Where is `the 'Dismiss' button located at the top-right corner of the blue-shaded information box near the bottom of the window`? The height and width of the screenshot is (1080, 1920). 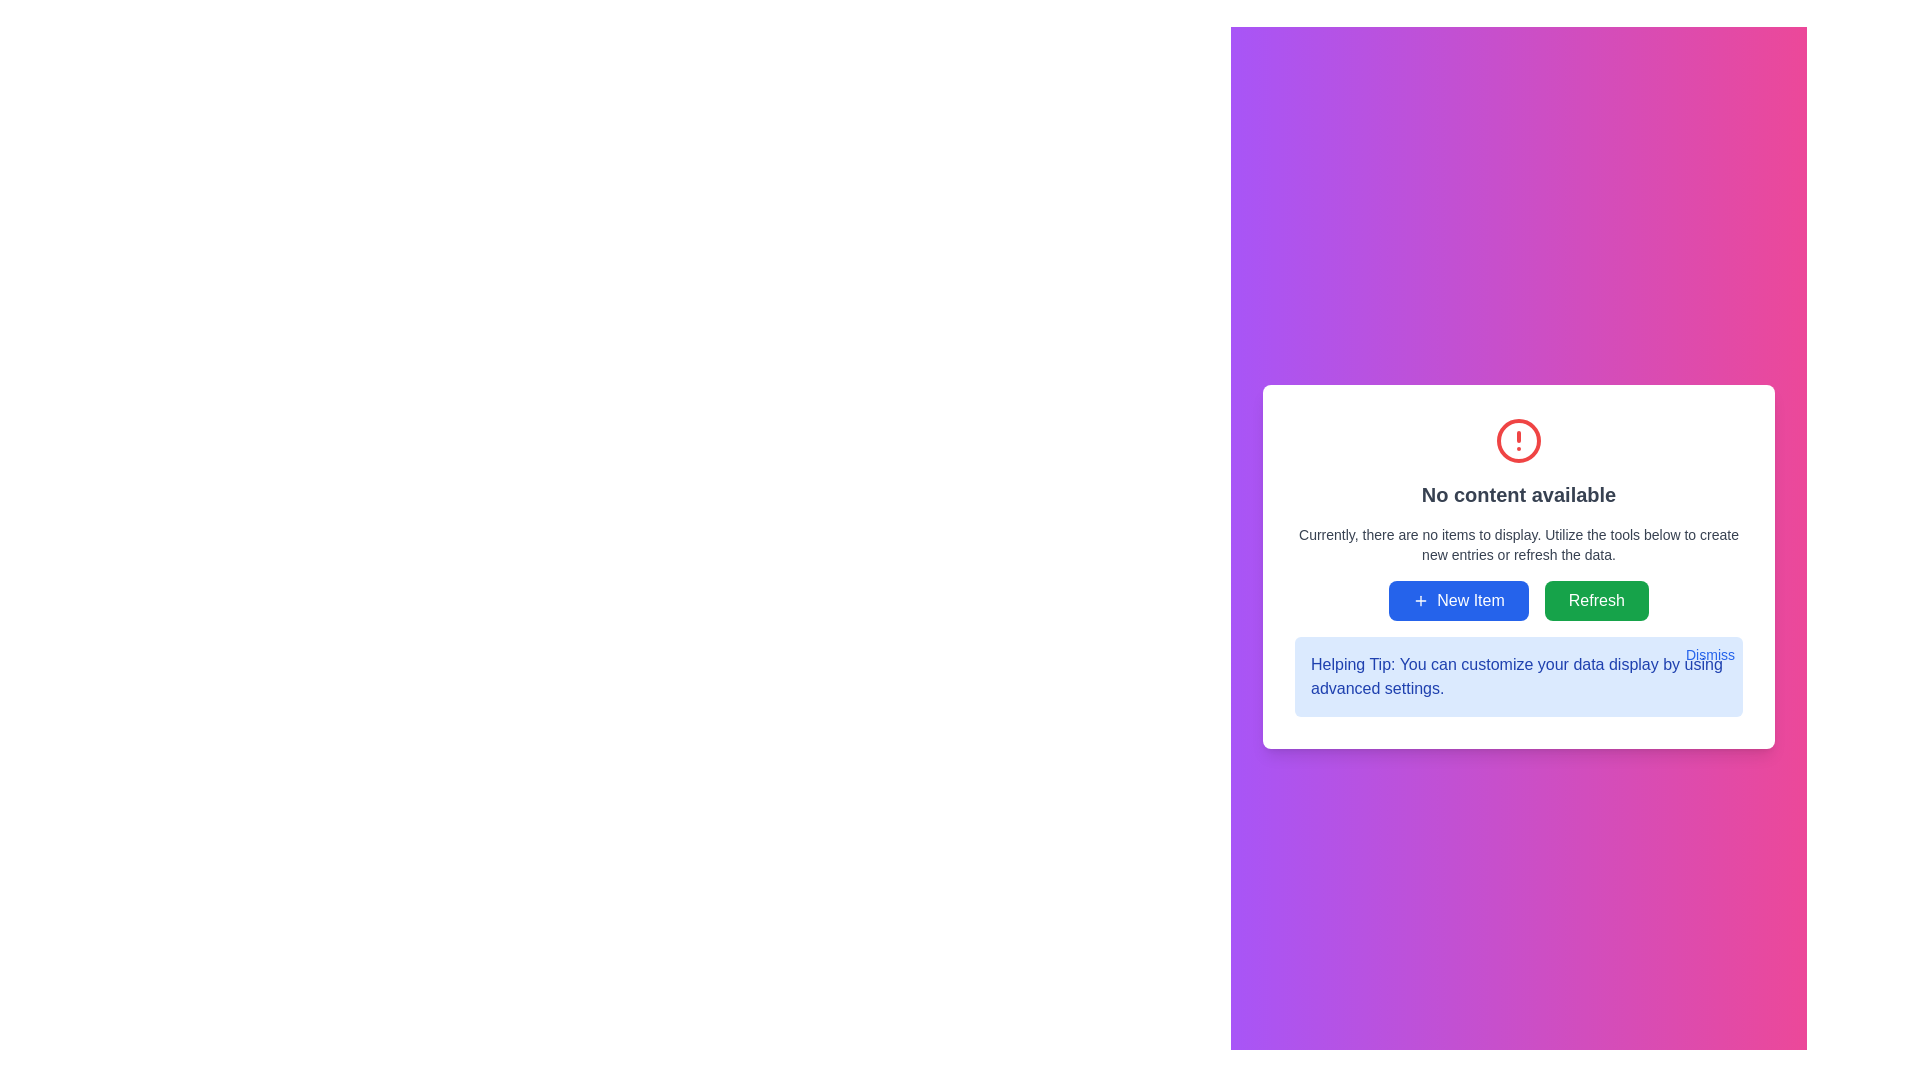 the 'Dismiss' button located at the top-right corner of the blue-shaded information box near the bottom of the window is located at coordinates (1709, 655).